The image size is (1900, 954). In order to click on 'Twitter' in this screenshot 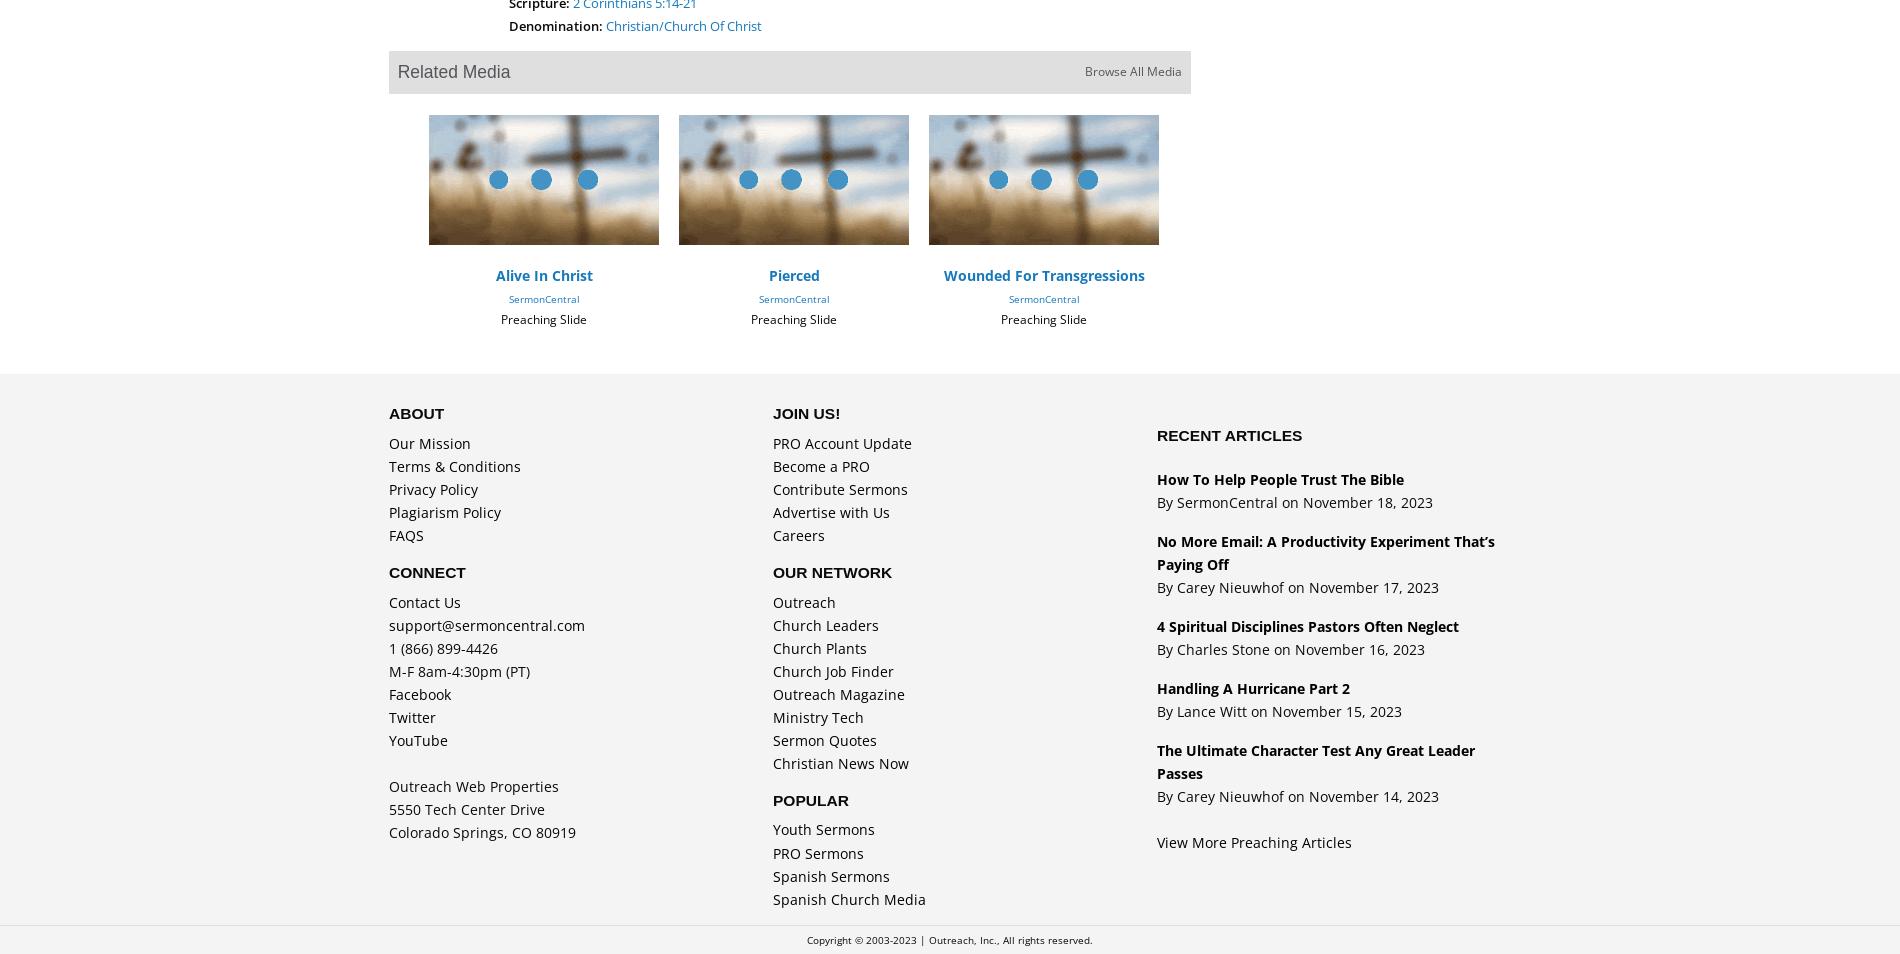, I will do `click(387, 716)`.